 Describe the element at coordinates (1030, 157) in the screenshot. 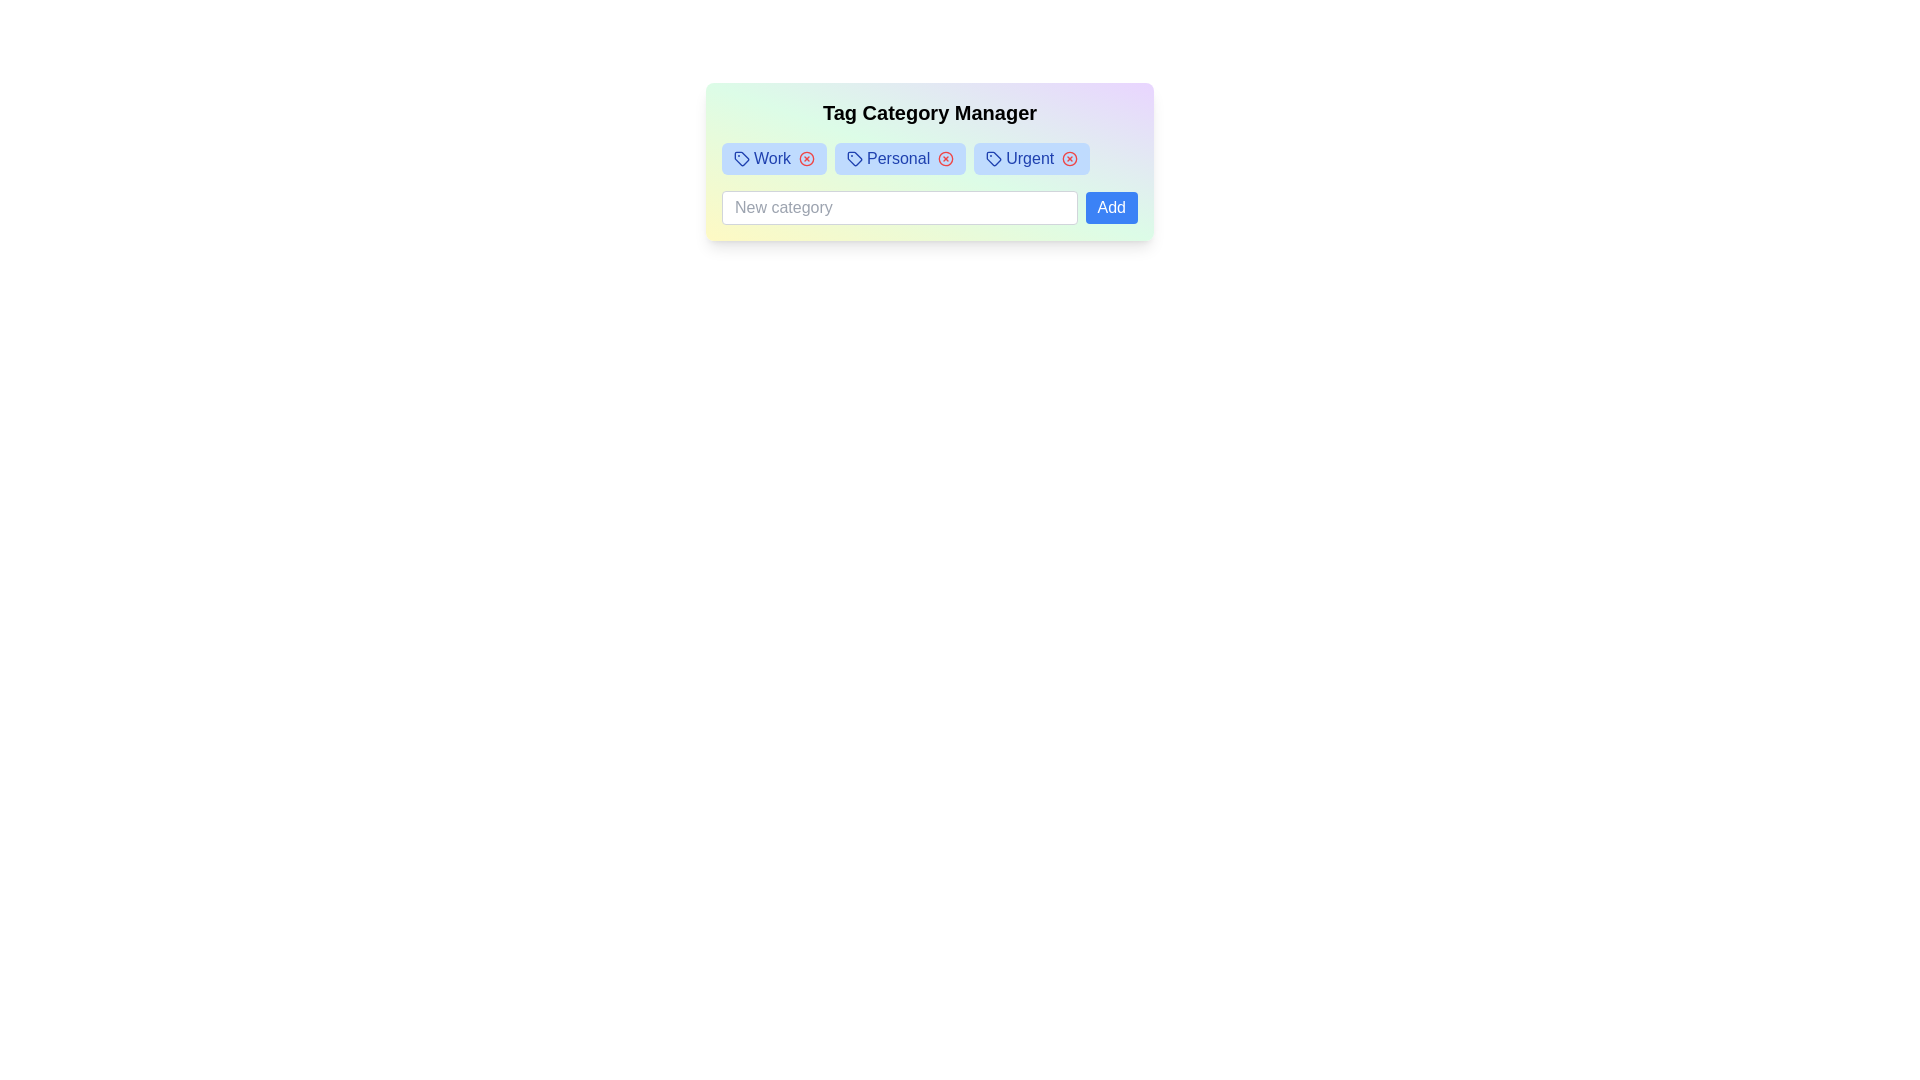

I see `the 'Urgent' text label` at that location.